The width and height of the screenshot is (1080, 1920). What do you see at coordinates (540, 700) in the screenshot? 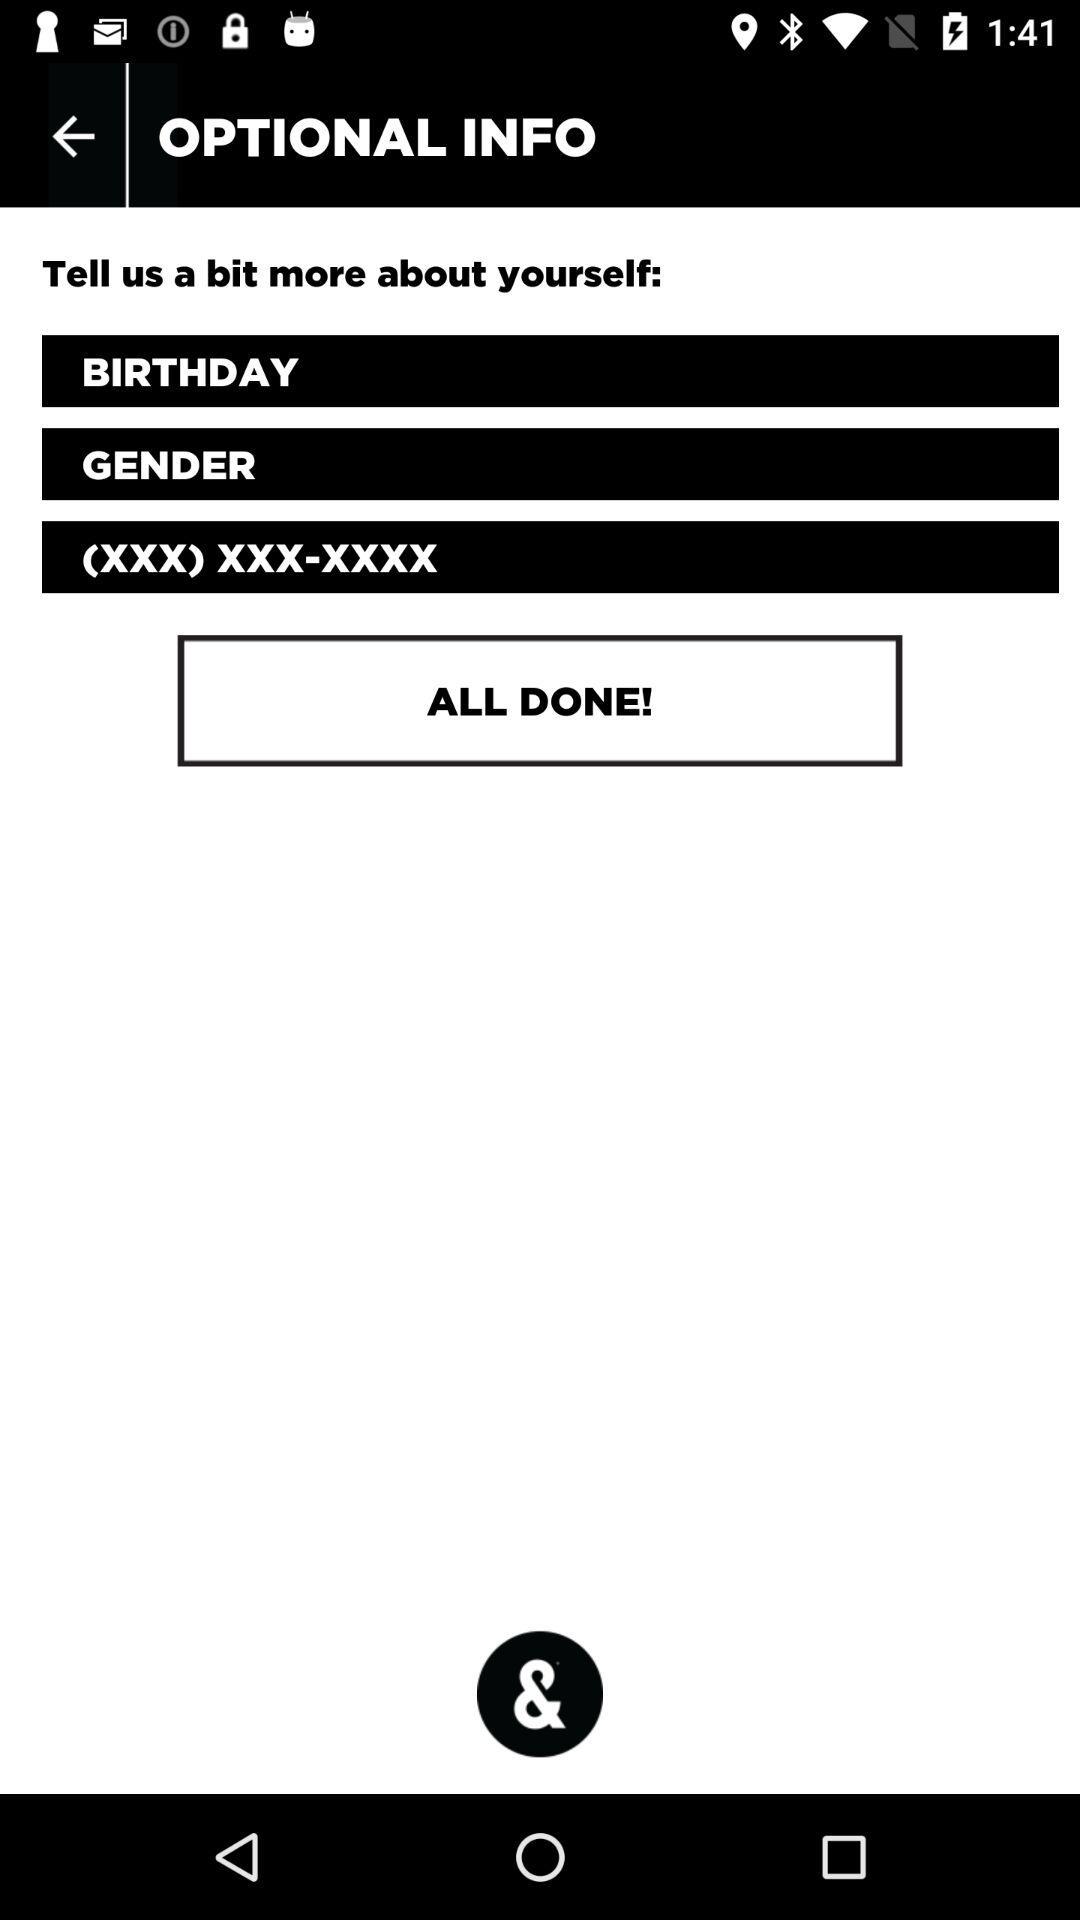
I see `item at the center` at bounding box center [540, 700].